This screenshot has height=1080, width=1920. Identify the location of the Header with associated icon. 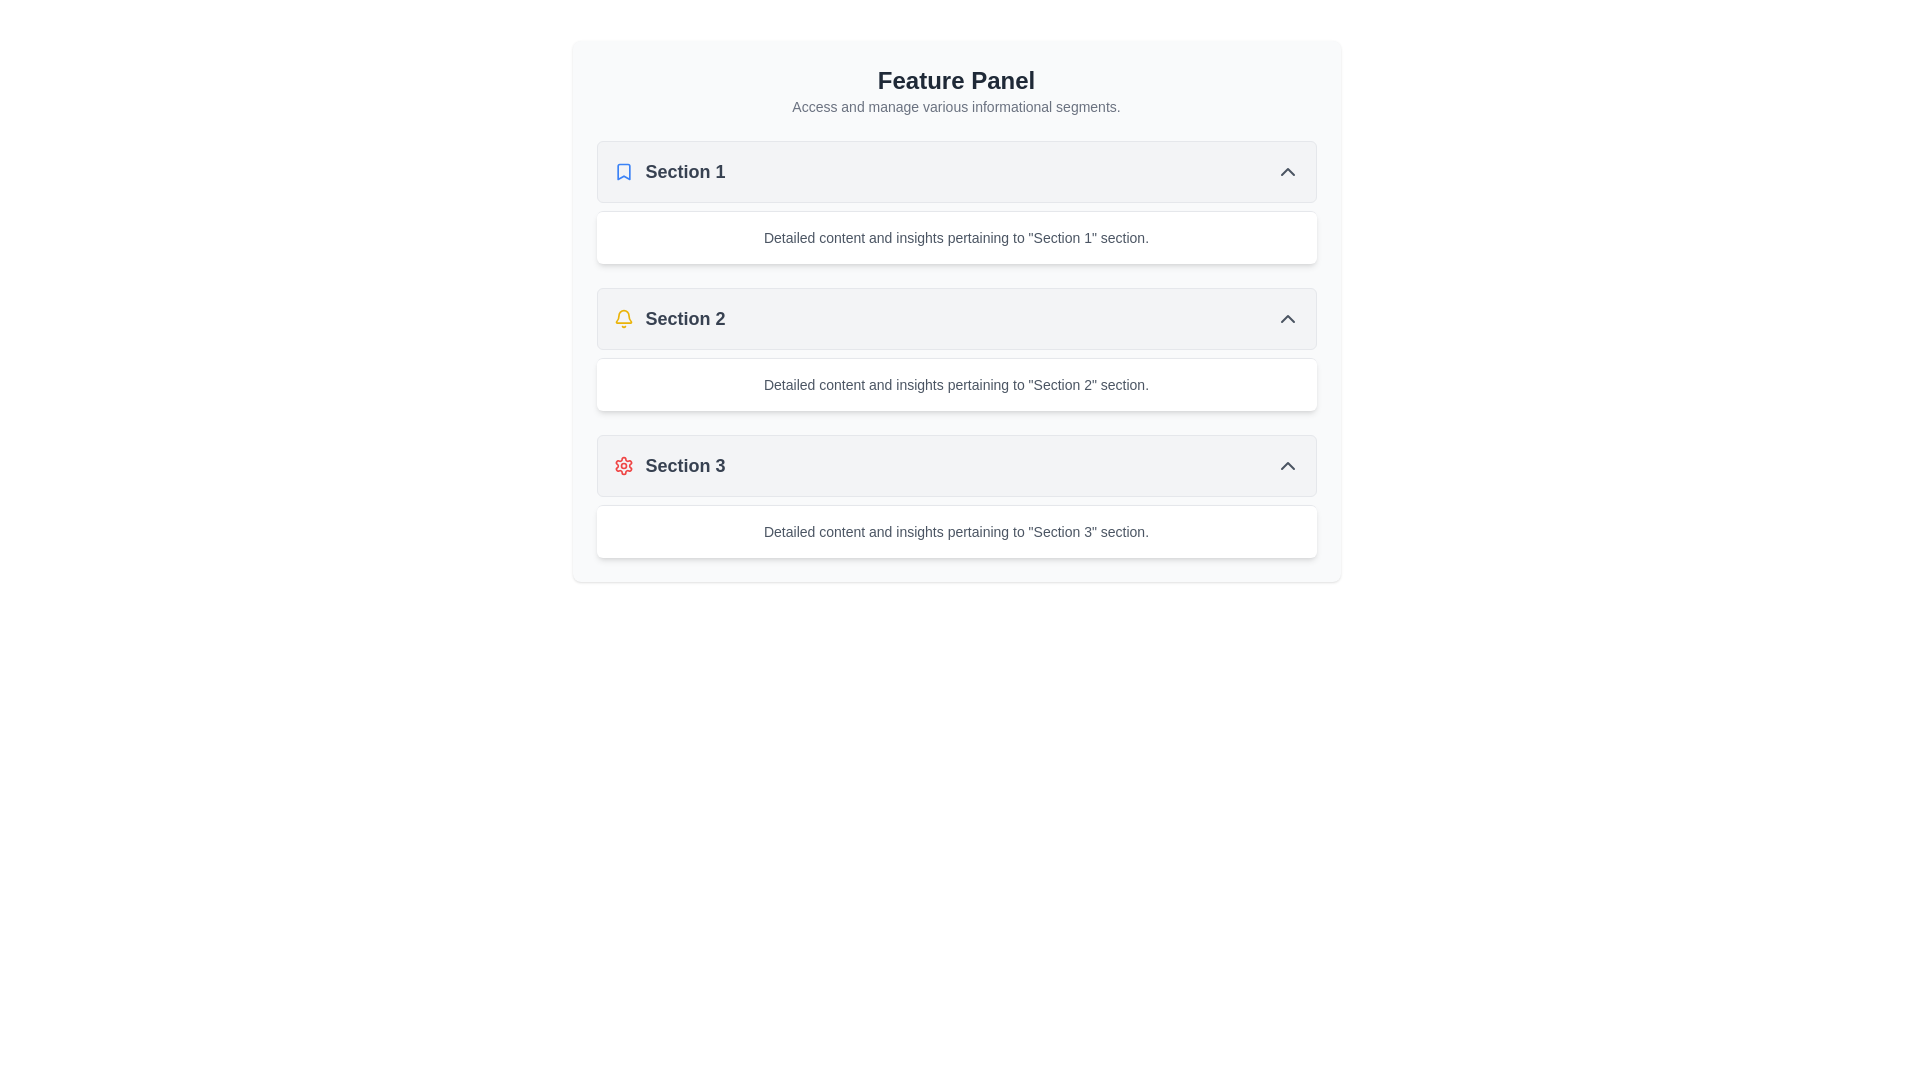
(669, 466).